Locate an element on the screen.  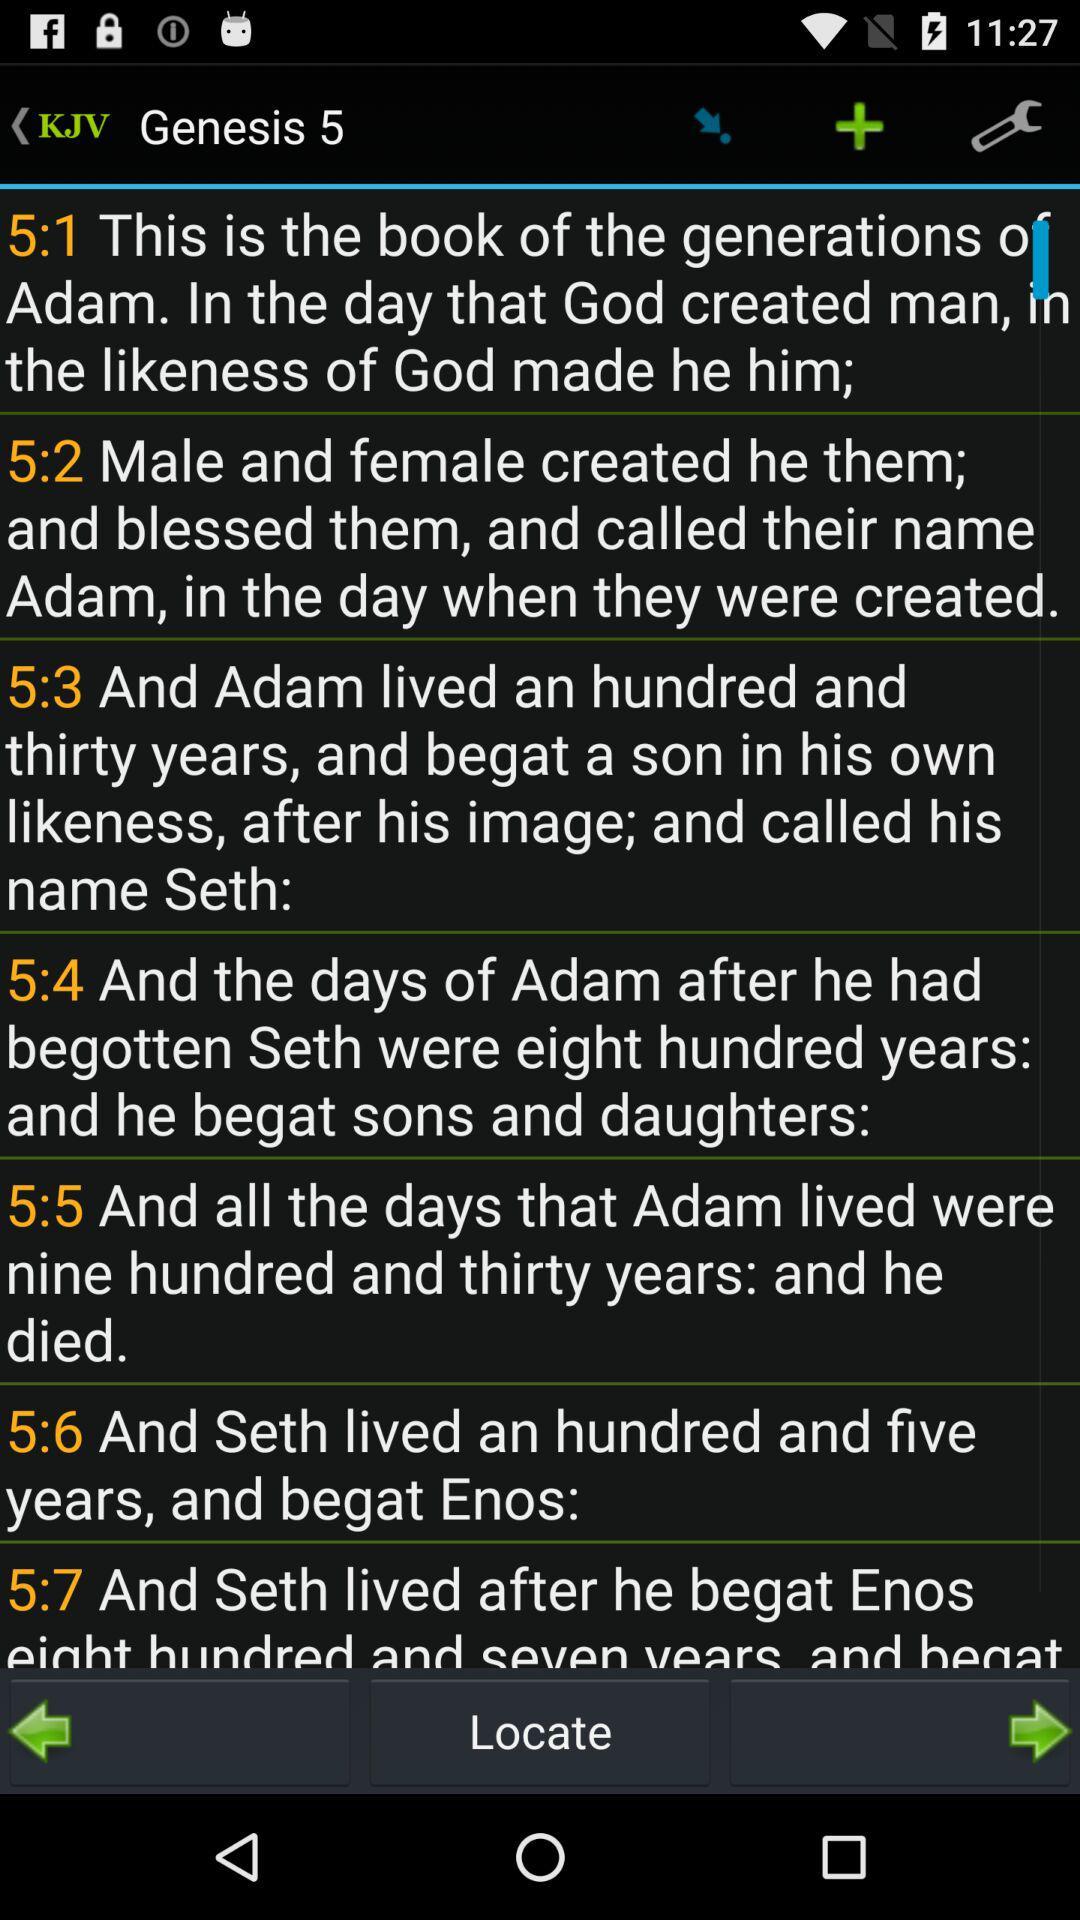
app below the 5 7 and item is located at coordinates (180, 1730).